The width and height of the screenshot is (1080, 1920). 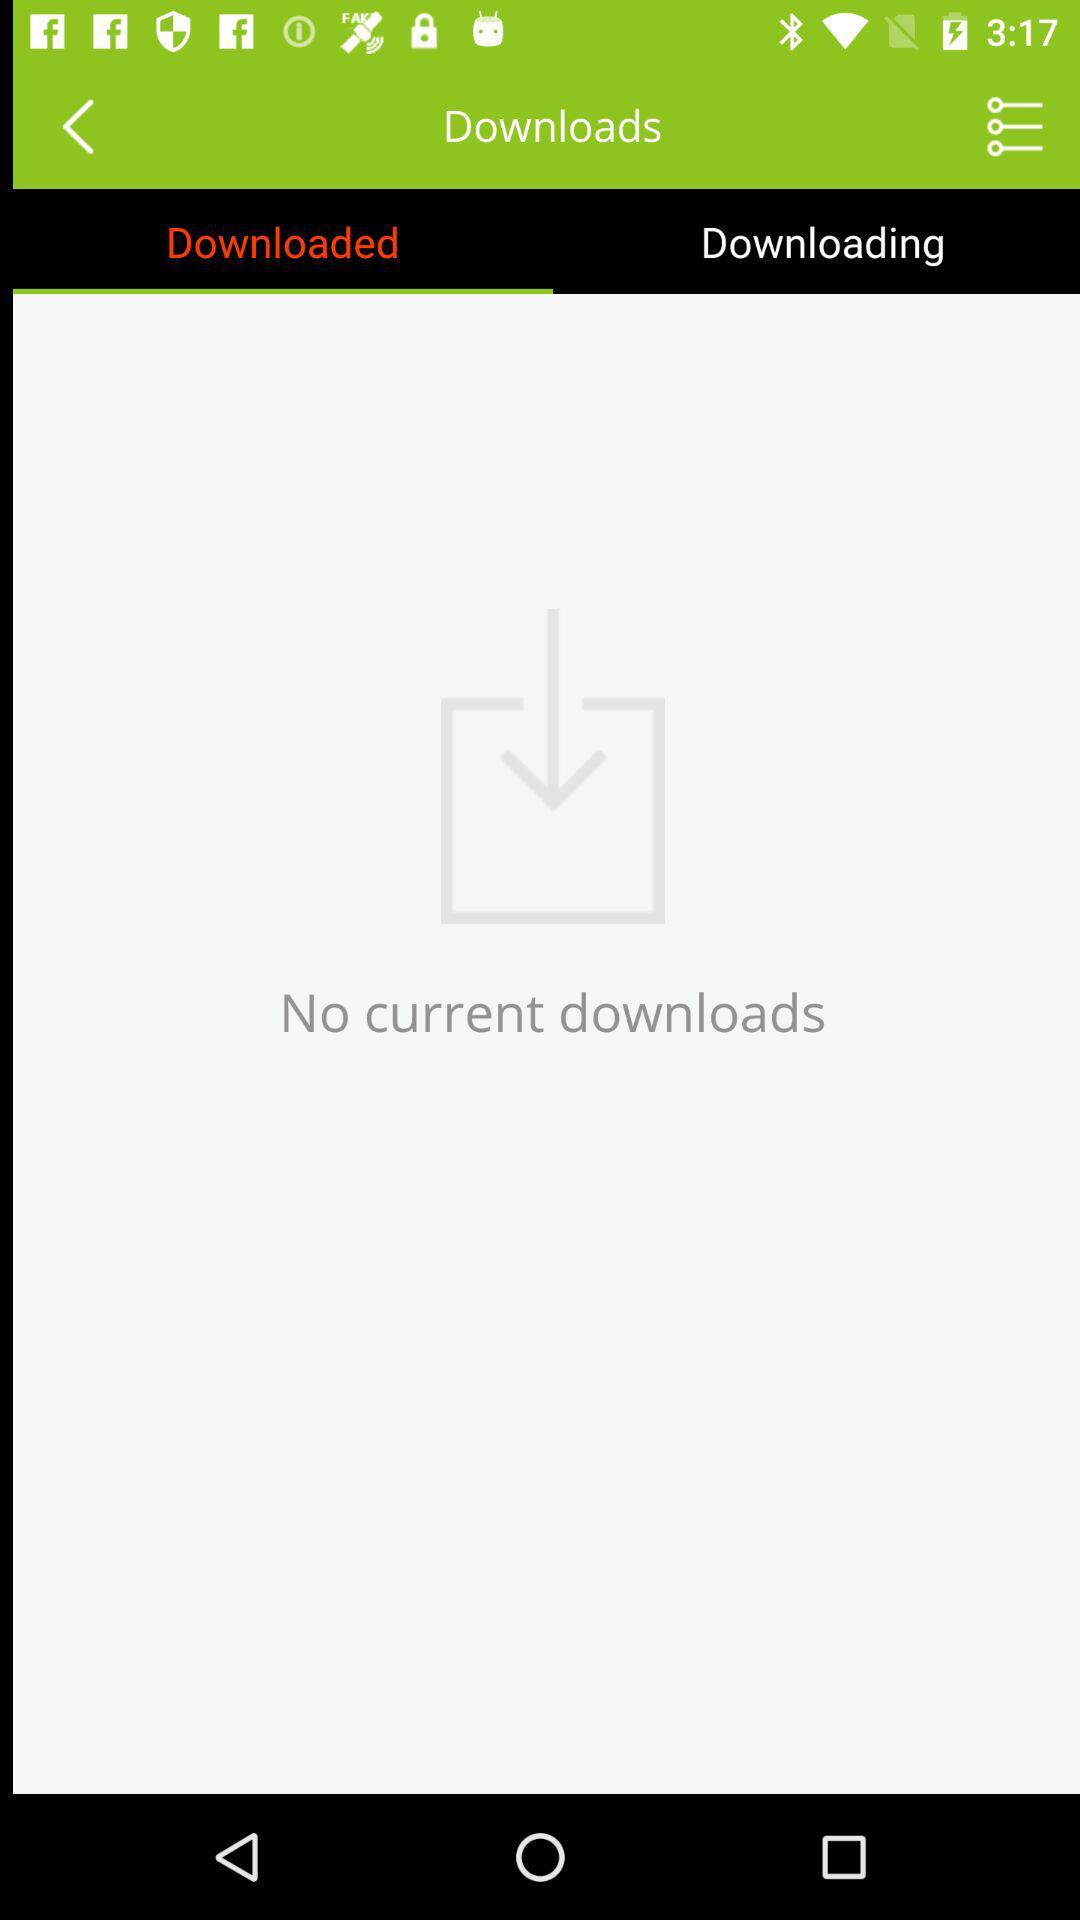 I want to click on icon next to downloads, so click(x=63, y=124).